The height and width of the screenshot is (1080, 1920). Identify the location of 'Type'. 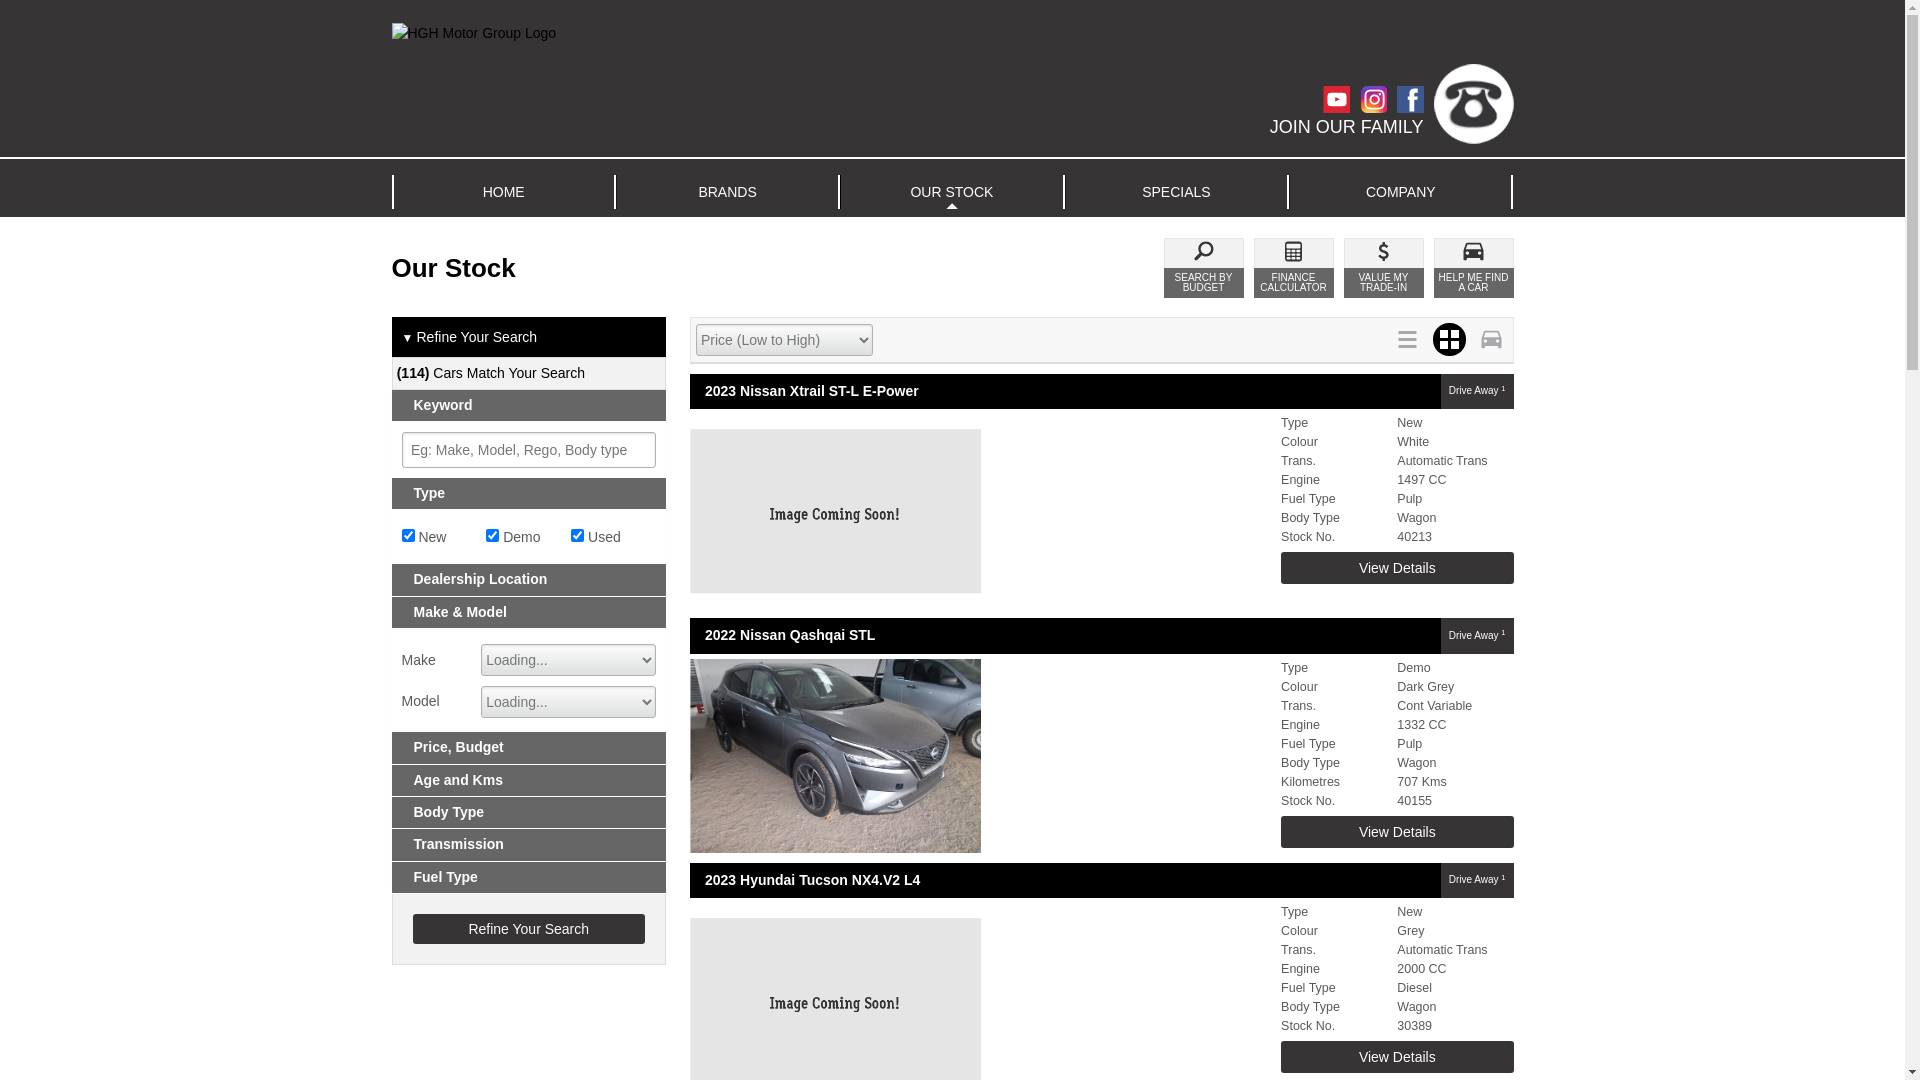
(529, 493).